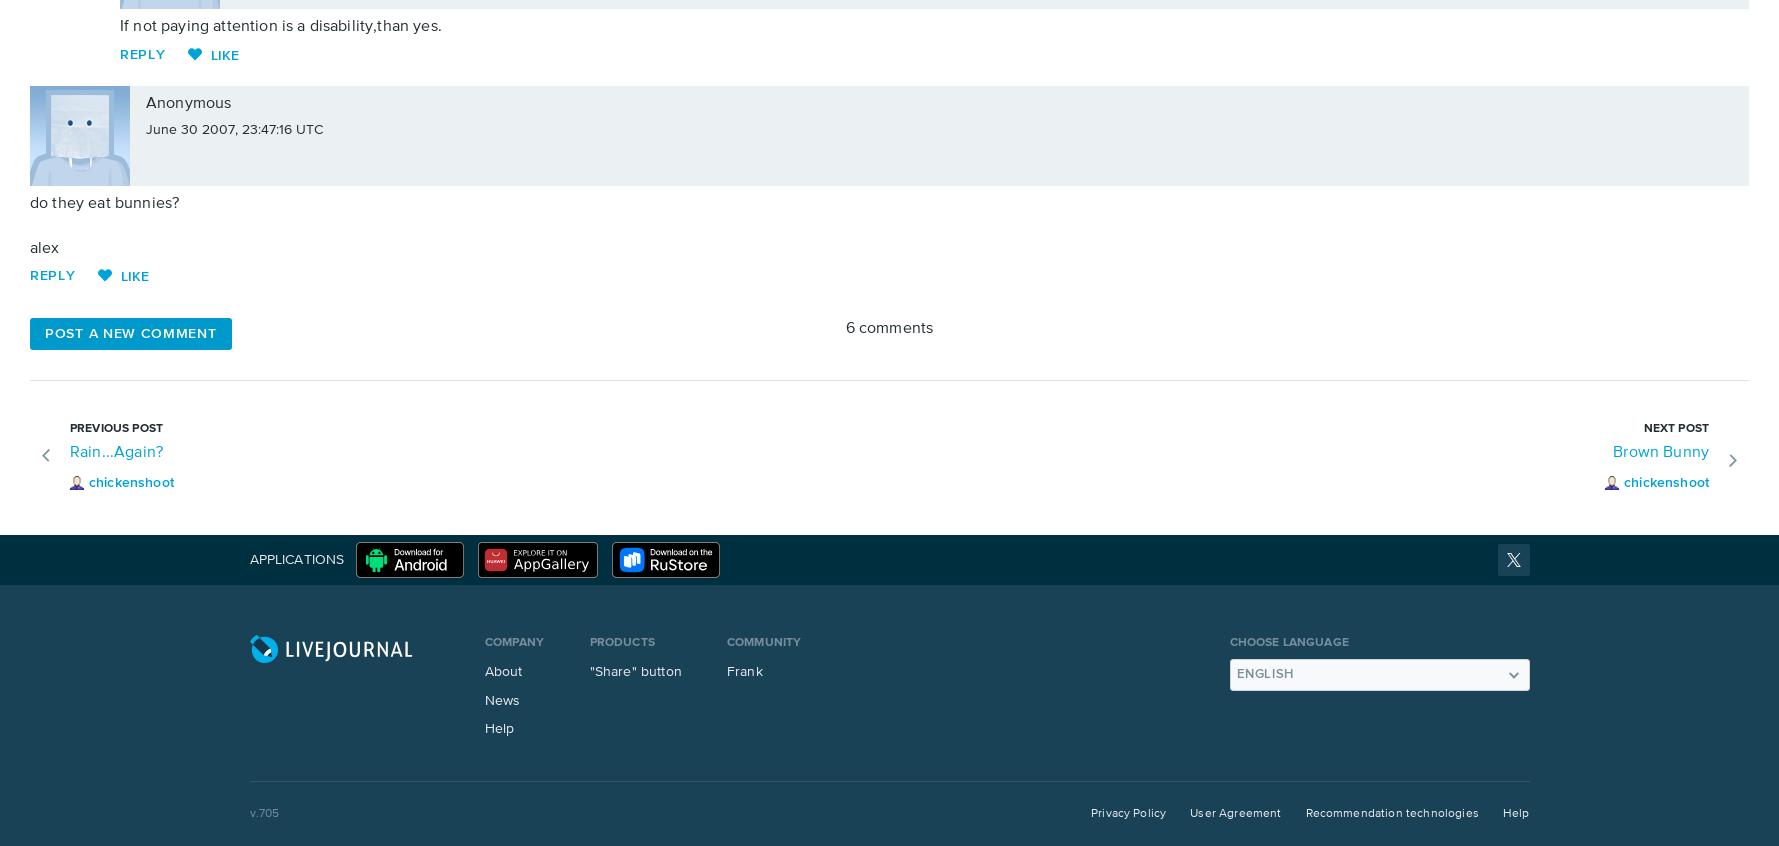  Describe the element at coordinates (280, 25) in the screenshot. I see `'If not paying attention is a disability,than yes.'` at that location.